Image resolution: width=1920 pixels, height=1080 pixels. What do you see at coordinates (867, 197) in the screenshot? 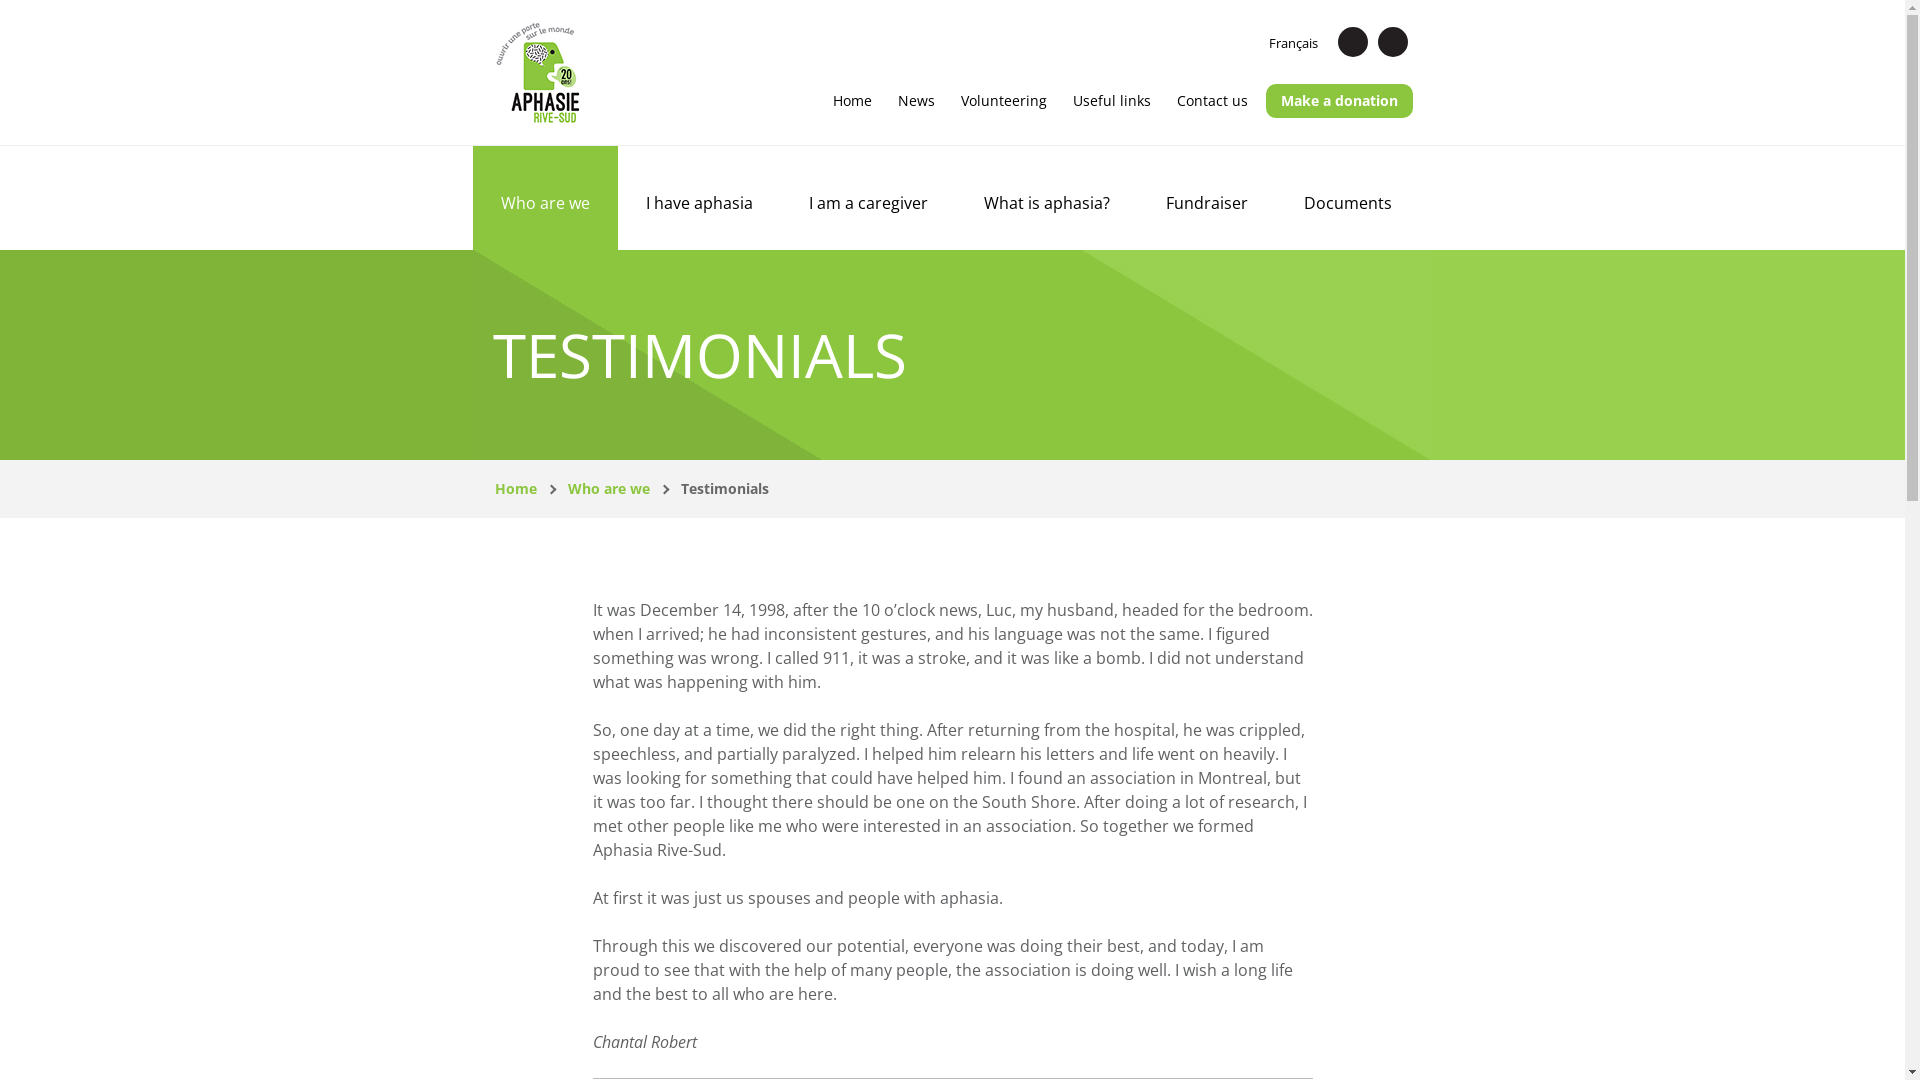
I see `'I am a caregiver'` at bounding box center [867, 197].